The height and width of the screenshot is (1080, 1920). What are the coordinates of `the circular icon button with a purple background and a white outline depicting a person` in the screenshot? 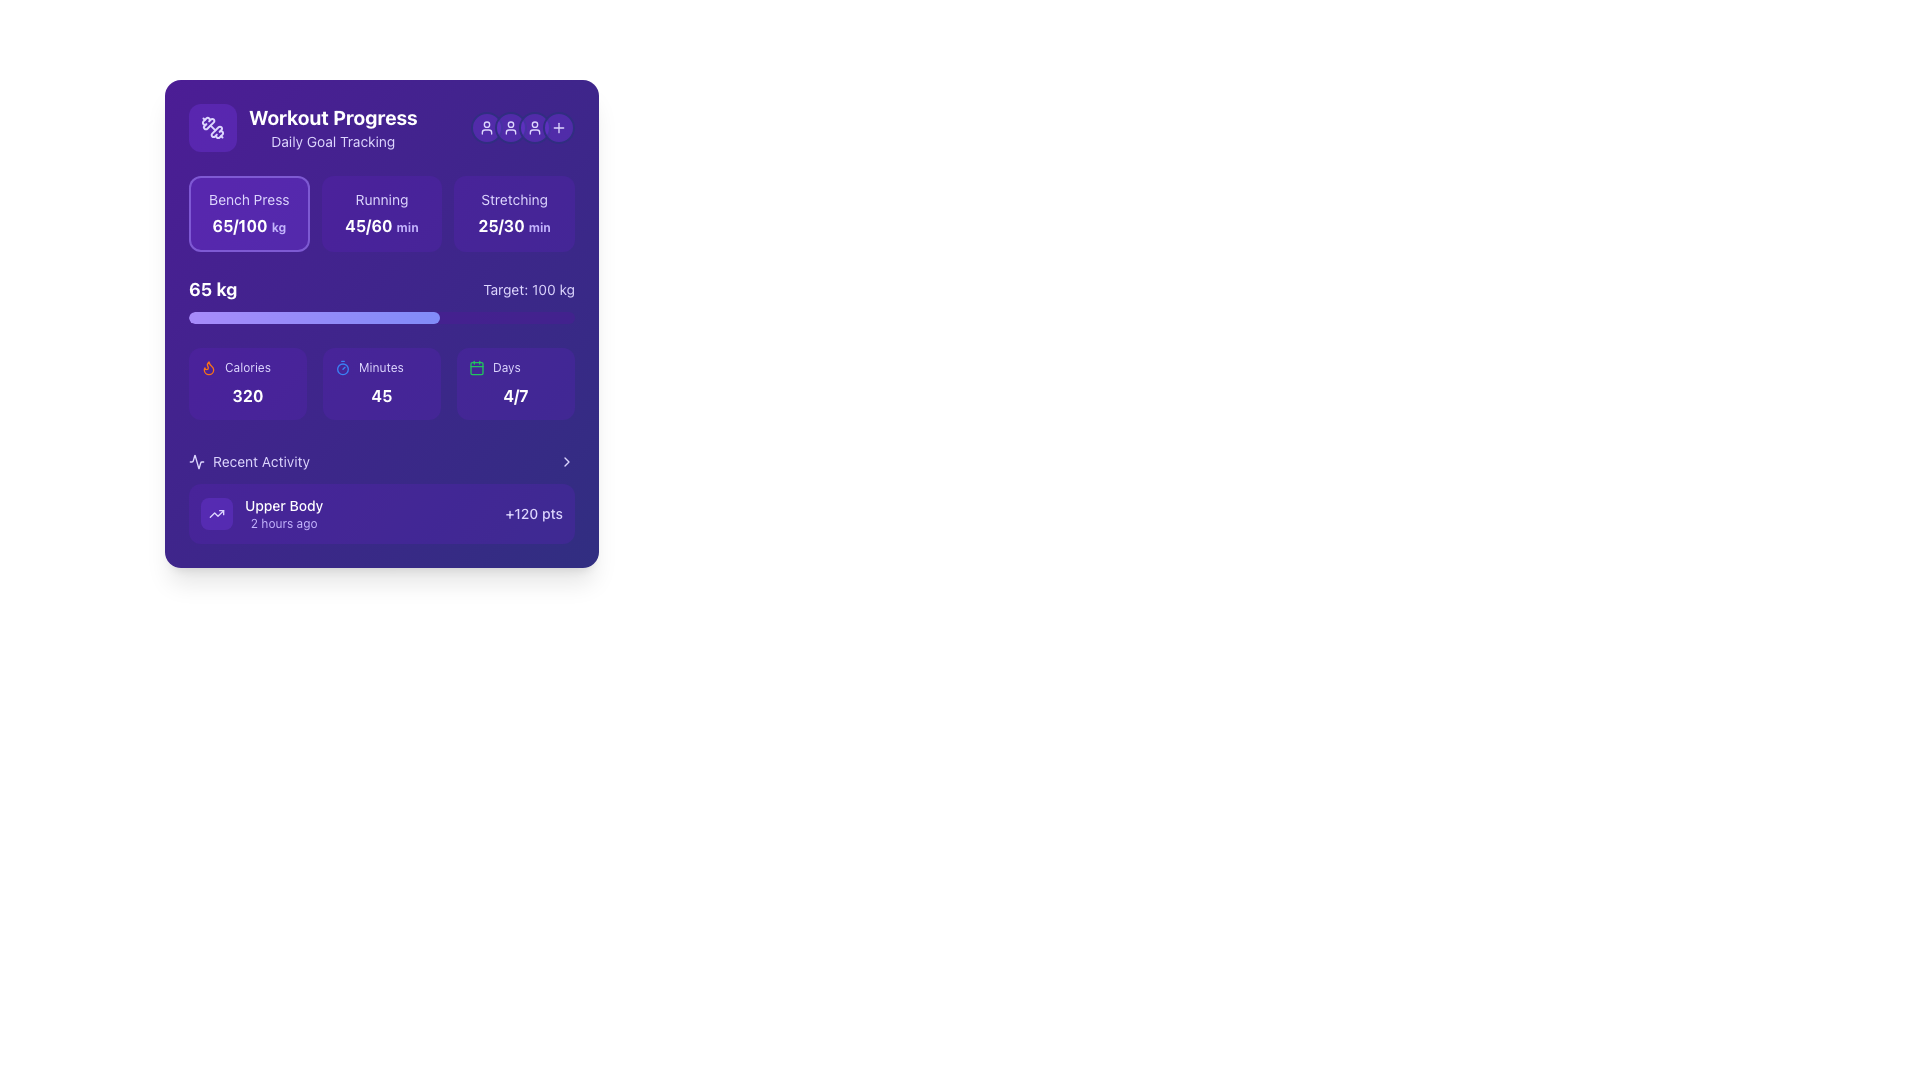 It's located at (486, 127).